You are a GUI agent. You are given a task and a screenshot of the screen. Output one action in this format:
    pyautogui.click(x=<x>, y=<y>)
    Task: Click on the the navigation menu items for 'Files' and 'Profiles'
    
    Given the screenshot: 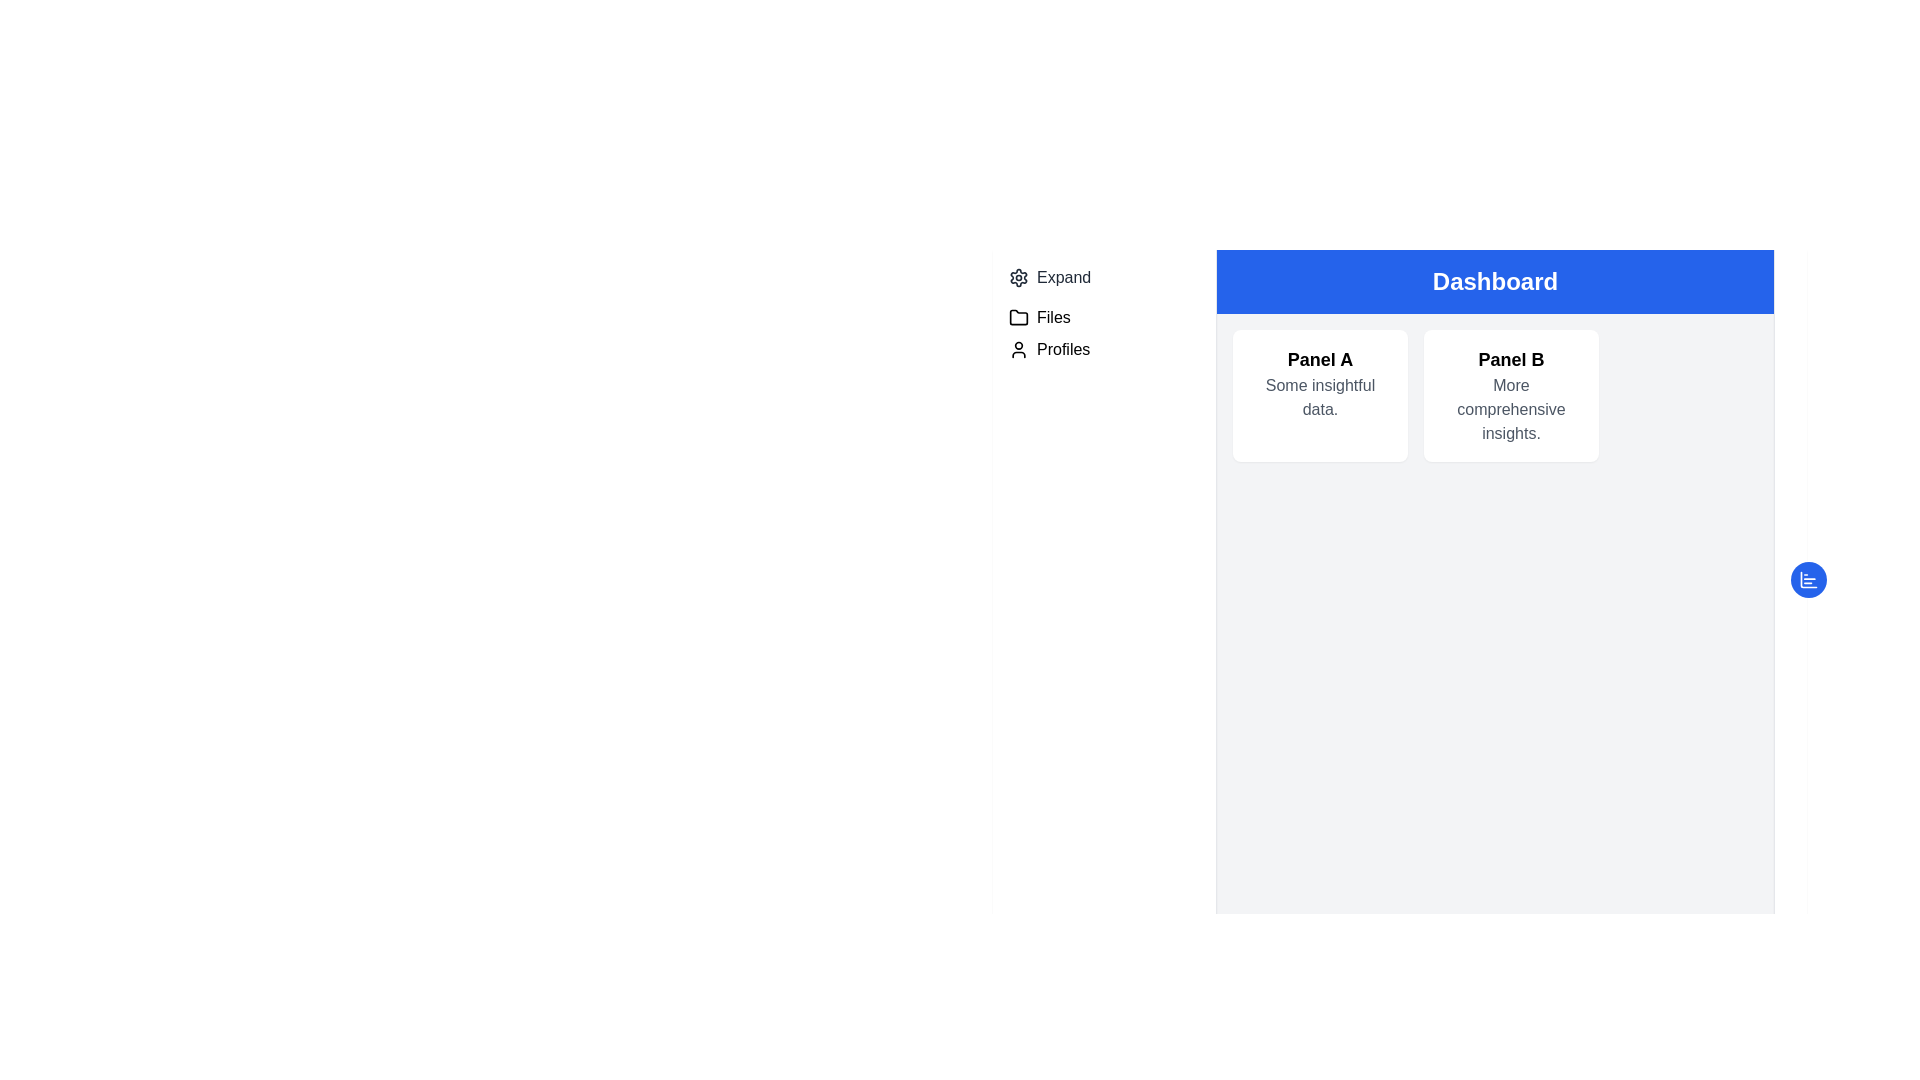 What is the action you would take?
    pyautogui.click(x=1103, y=333)
    